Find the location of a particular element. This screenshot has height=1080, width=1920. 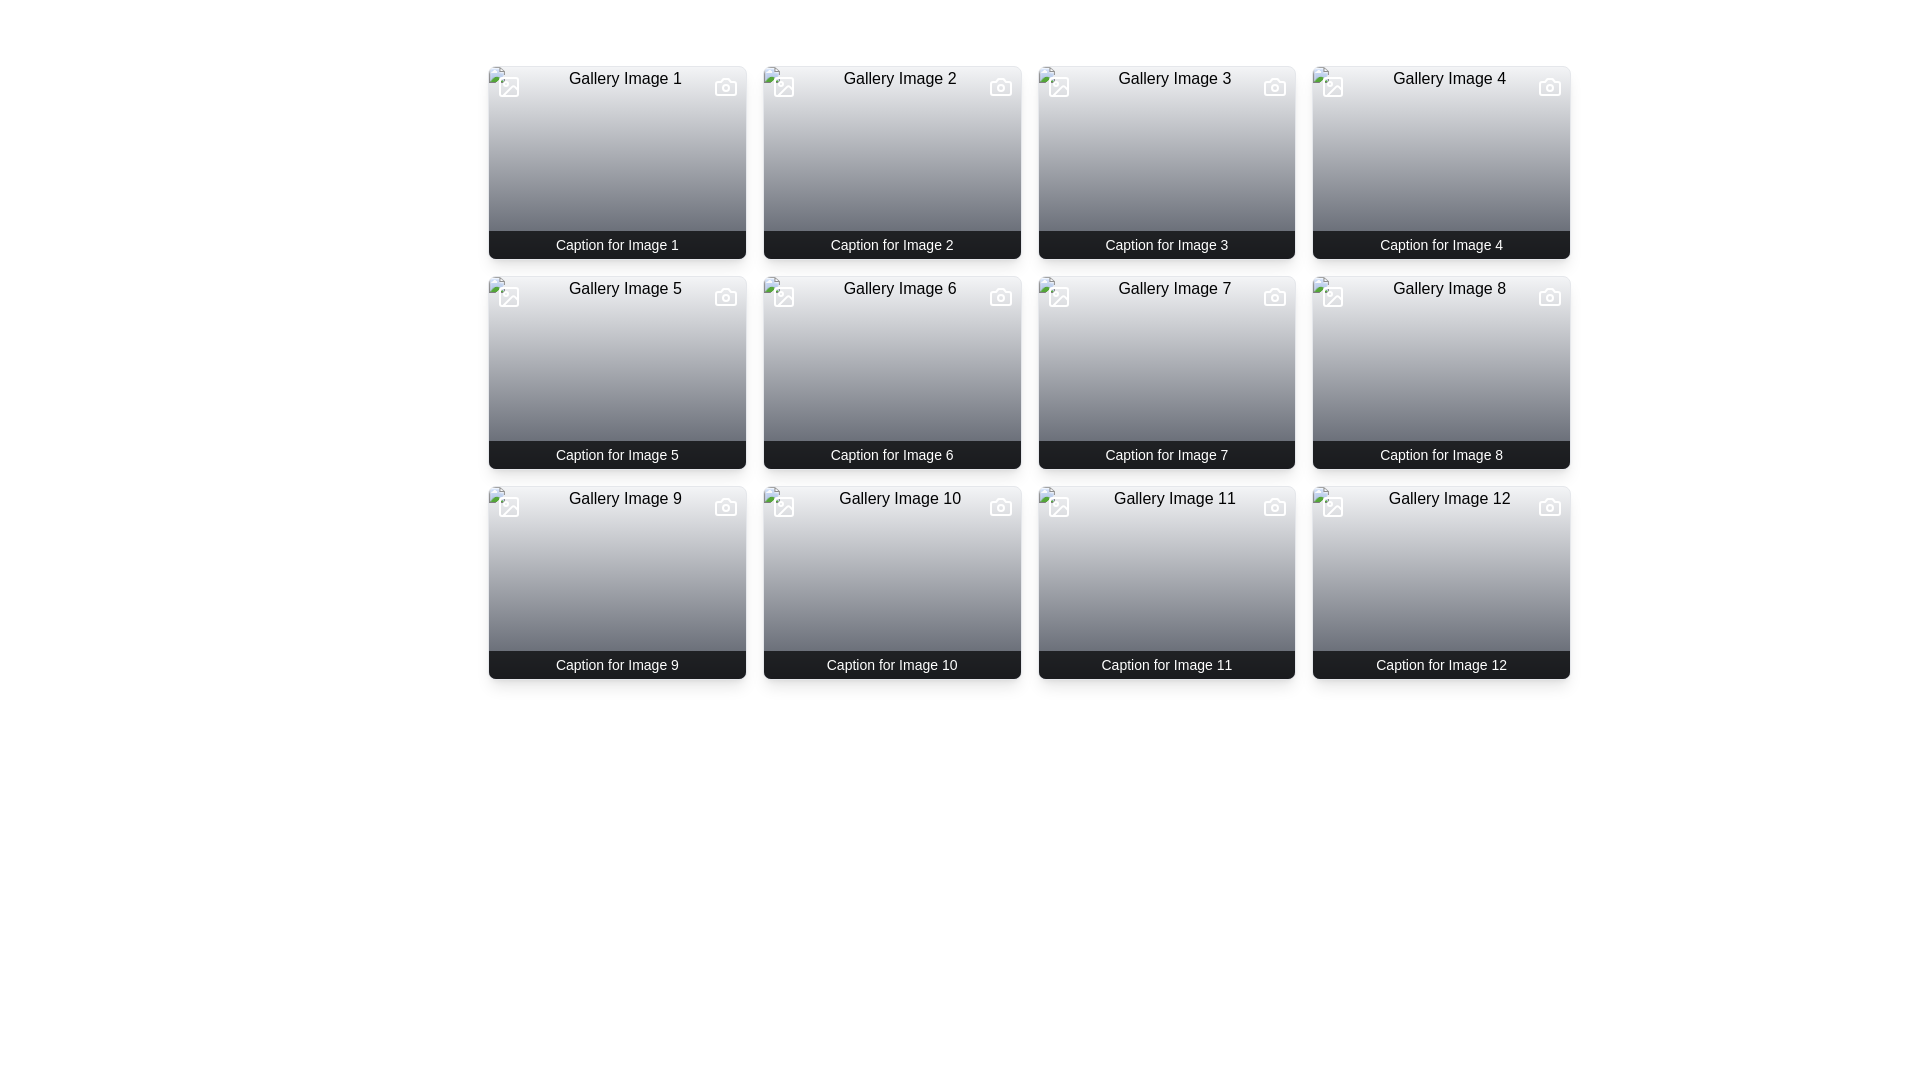

the small triangular-shaped icon located in the top-left corner of the image labeled 'Gallery Image 6' is located at coordinates (784, 301).